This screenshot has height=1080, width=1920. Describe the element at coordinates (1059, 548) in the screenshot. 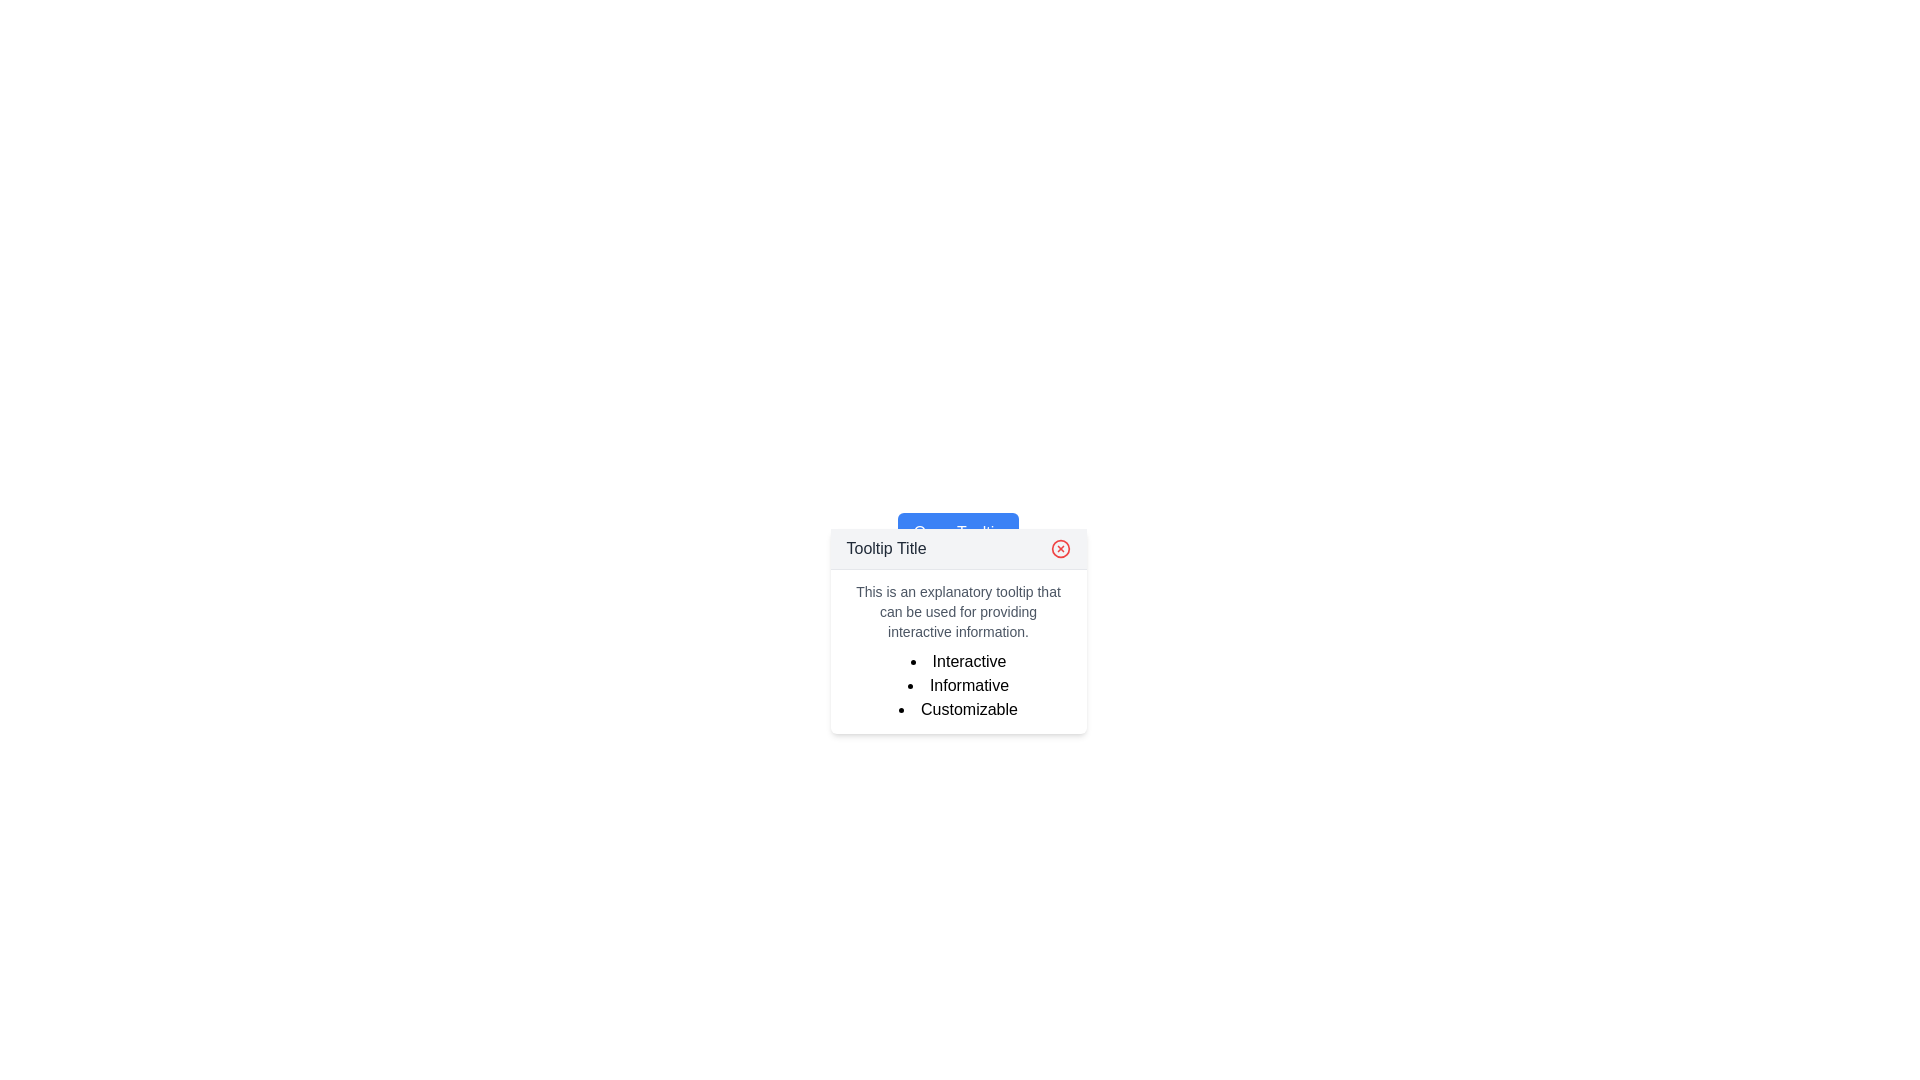

I see `the circular red graphical element that is styled as a close button located in the top-right corner of the tooltip box` at that location.